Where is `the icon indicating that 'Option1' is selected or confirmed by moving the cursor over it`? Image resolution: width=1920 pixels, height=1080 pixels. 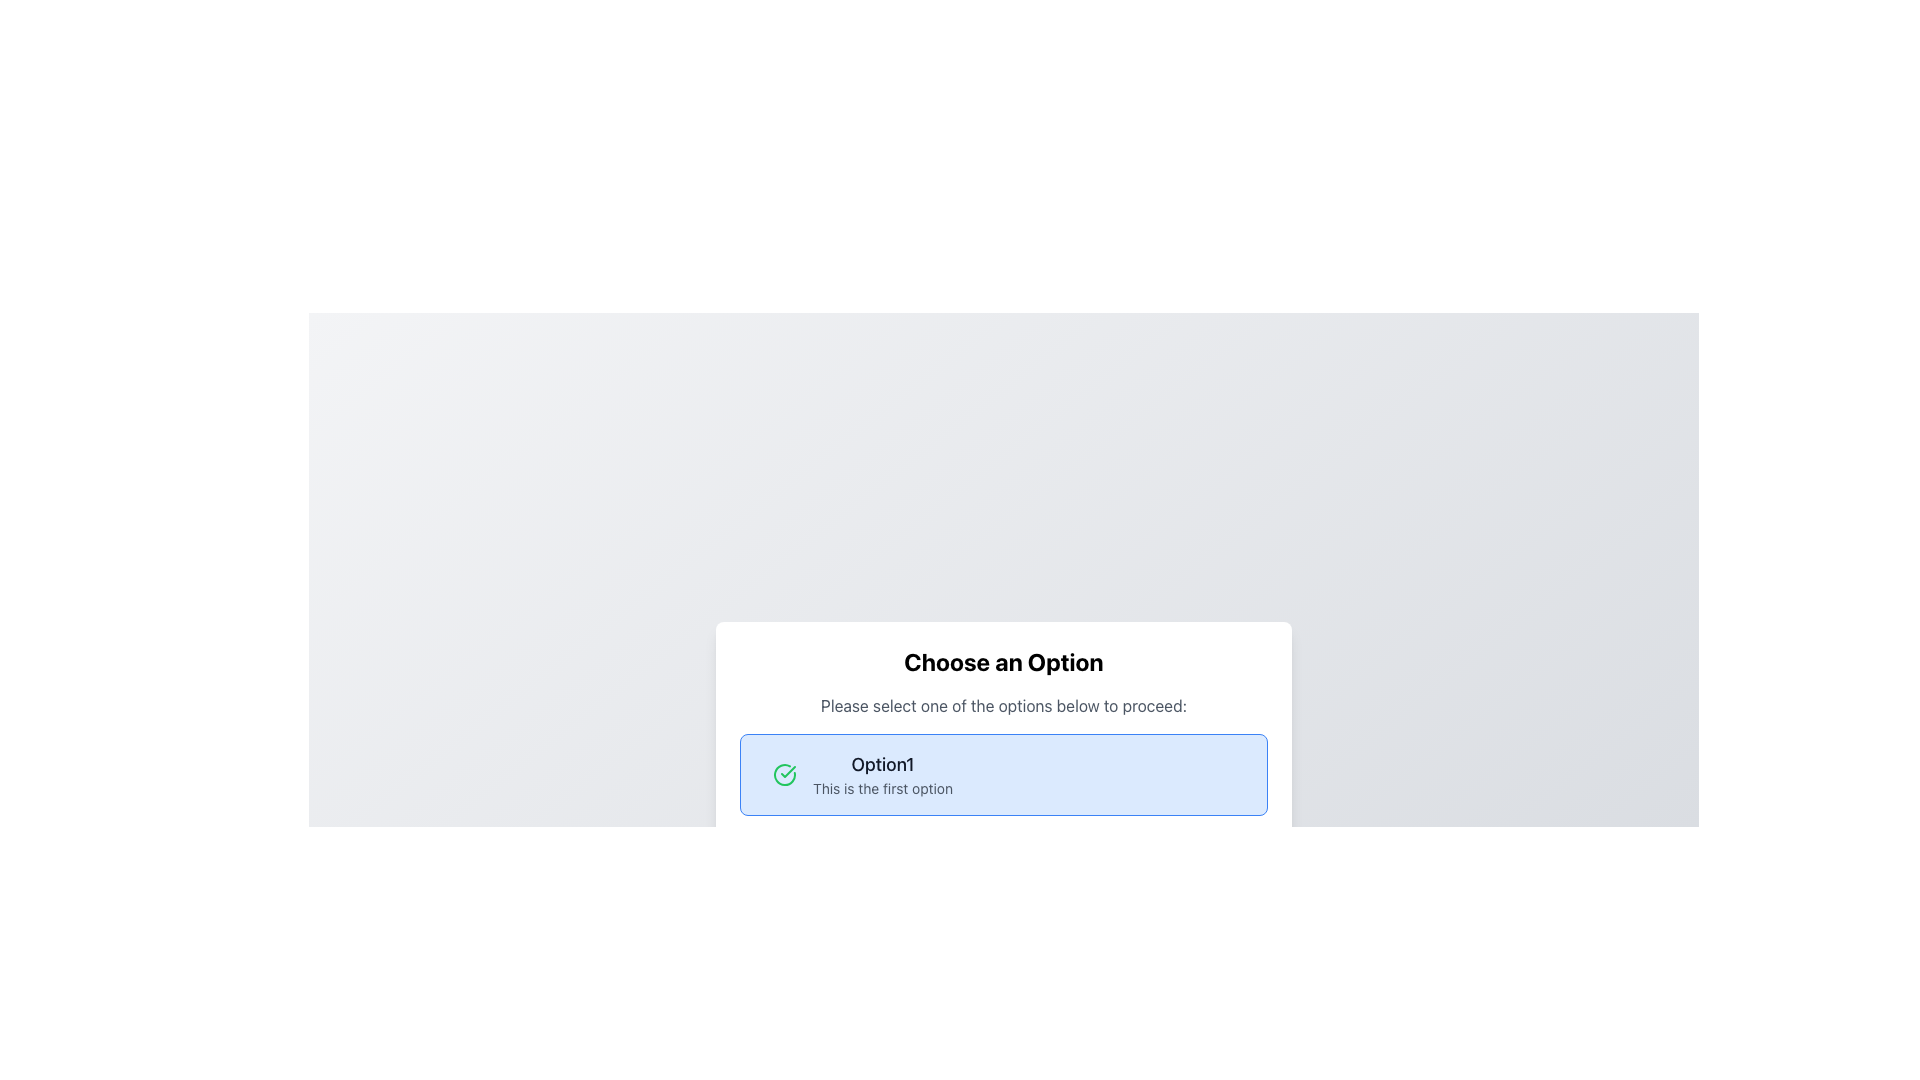
the icon indicating that 'Option1' is selected or confirmed by moving the cursor over it is located at coordinates (784, 774).